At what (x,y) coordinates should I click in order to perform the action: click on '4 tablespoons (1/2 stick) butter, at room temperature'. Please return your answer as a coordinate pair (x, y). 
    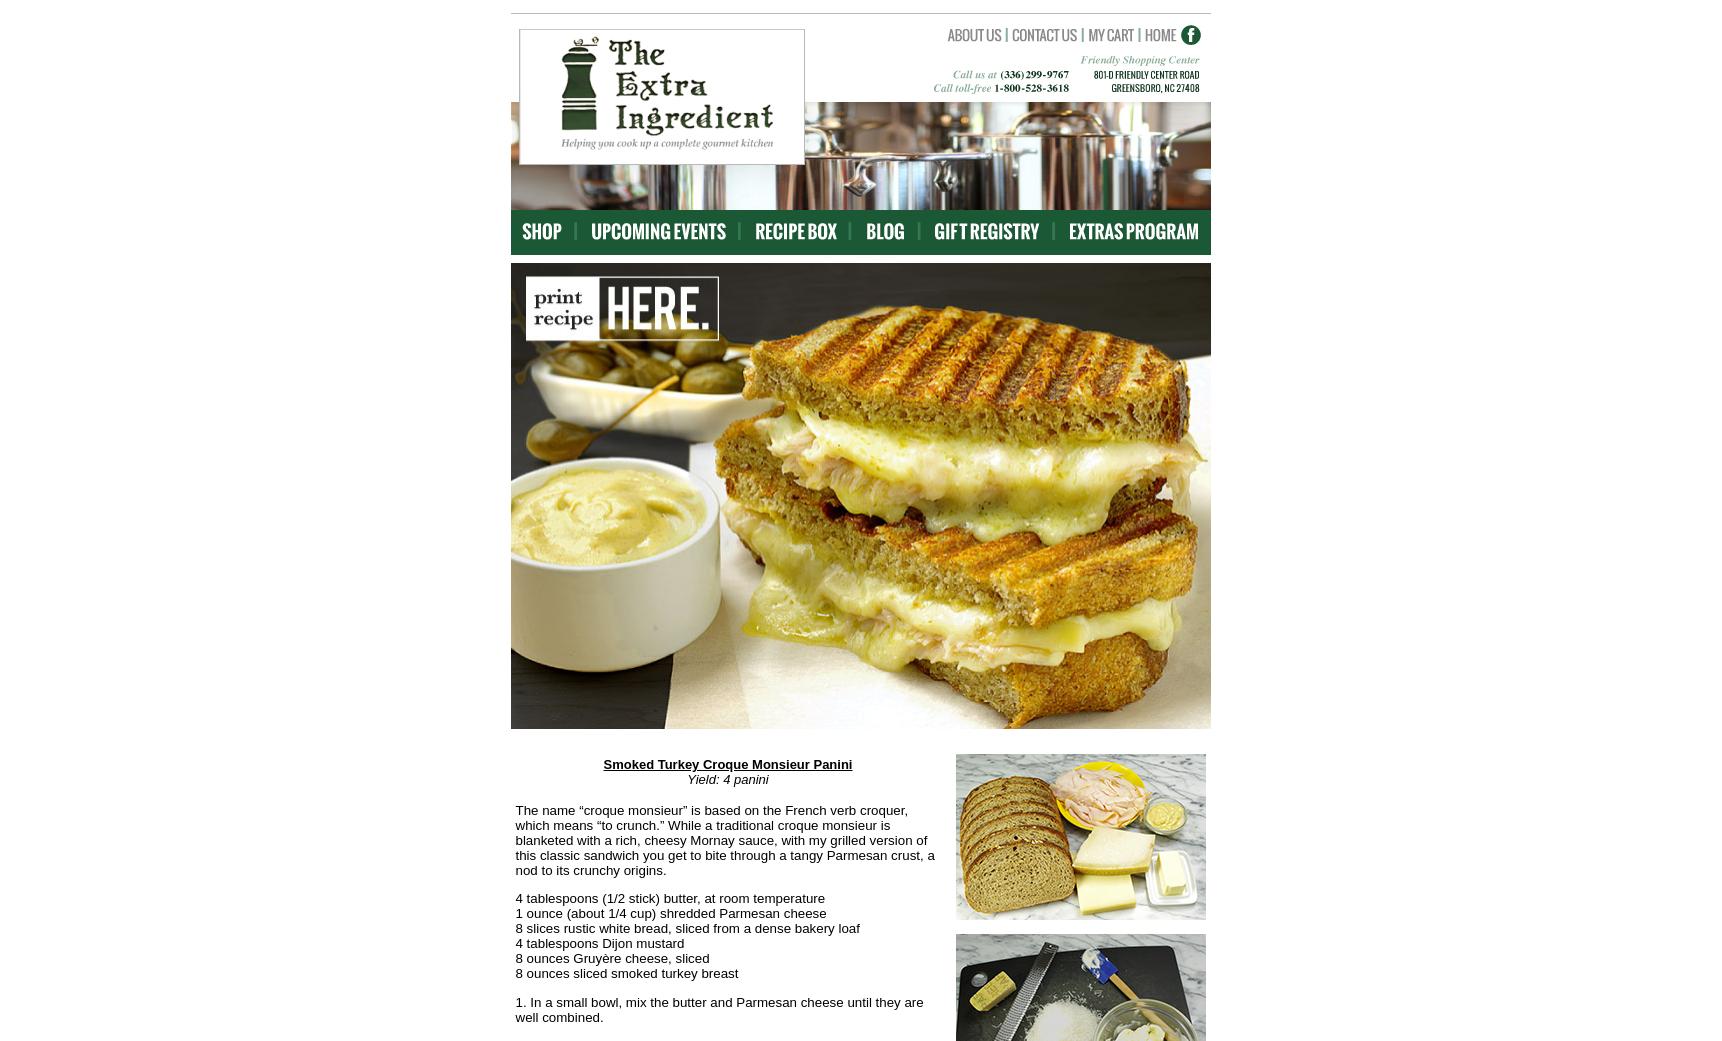
    Looking at the image, I should click on (670, 897).